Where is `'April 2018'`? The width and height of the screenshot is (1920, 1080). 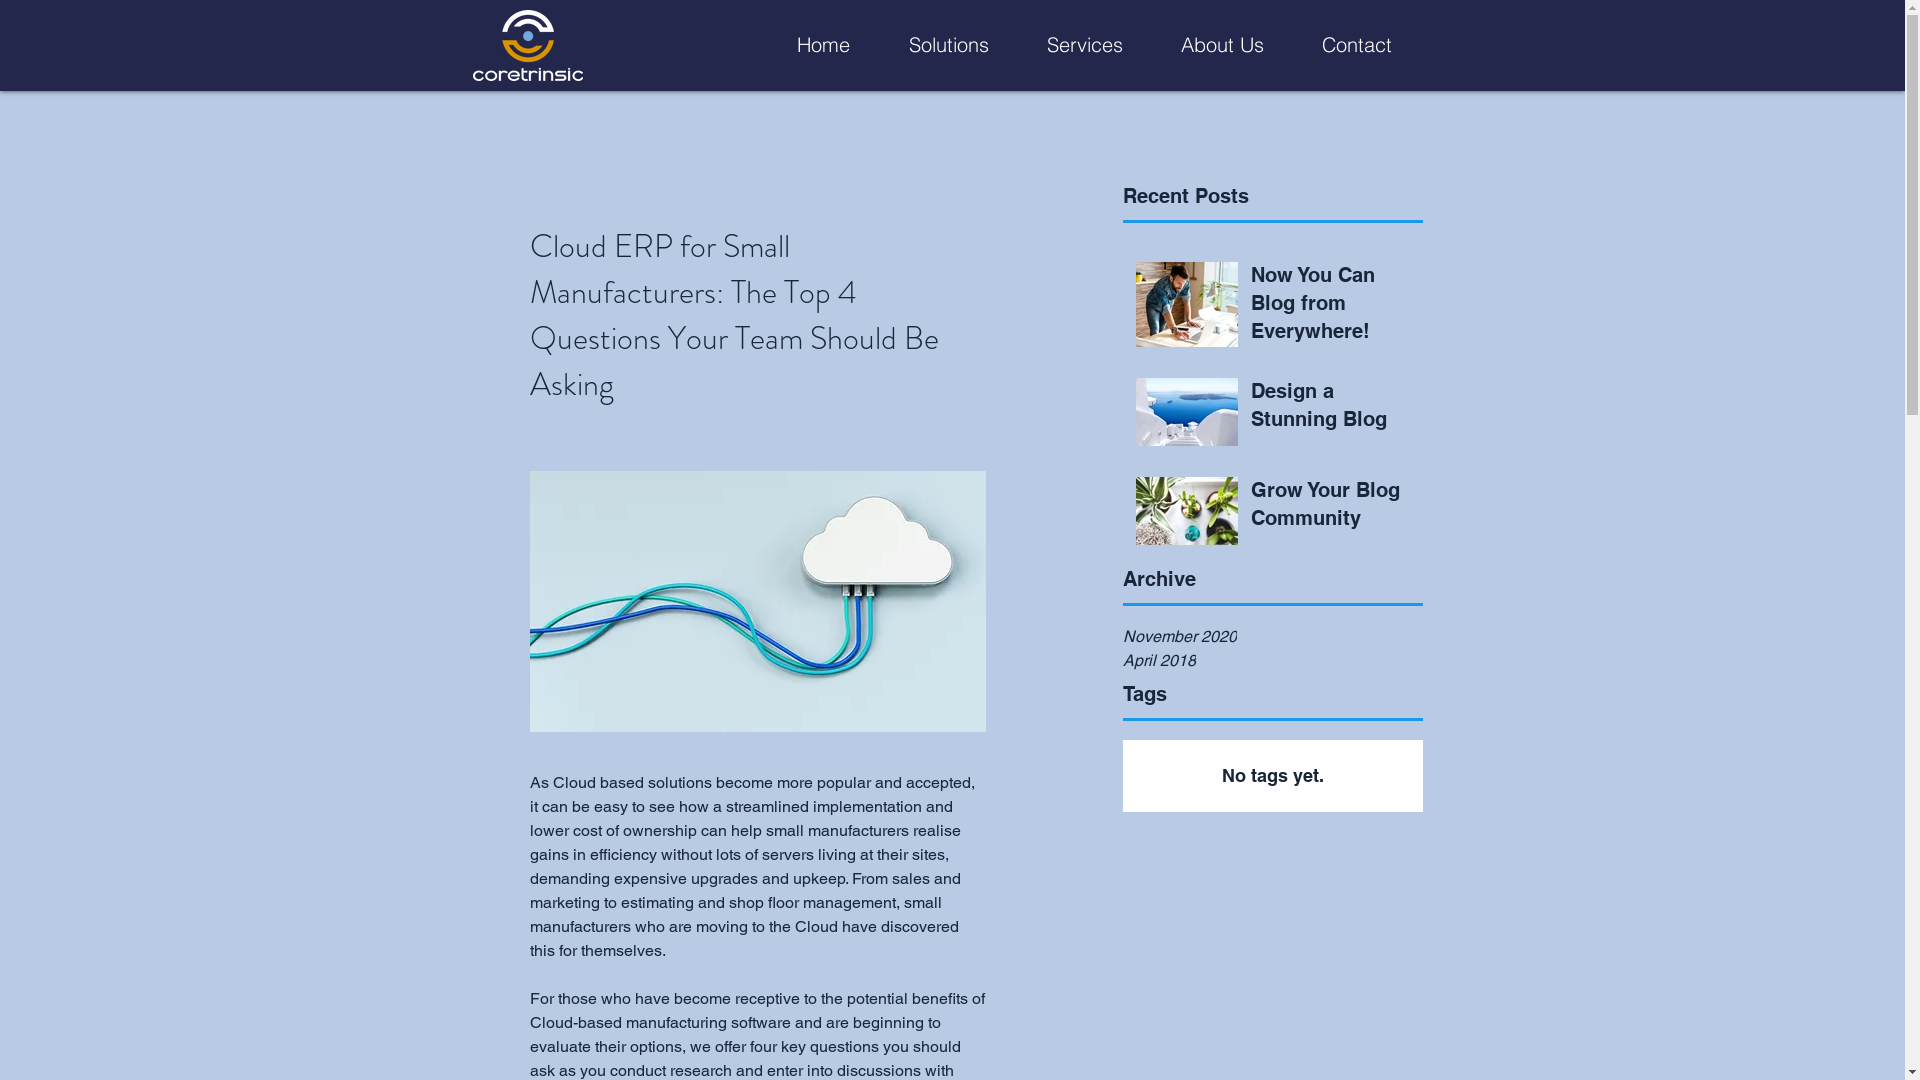
'April 2018' is located at coordinates (1271, 660).